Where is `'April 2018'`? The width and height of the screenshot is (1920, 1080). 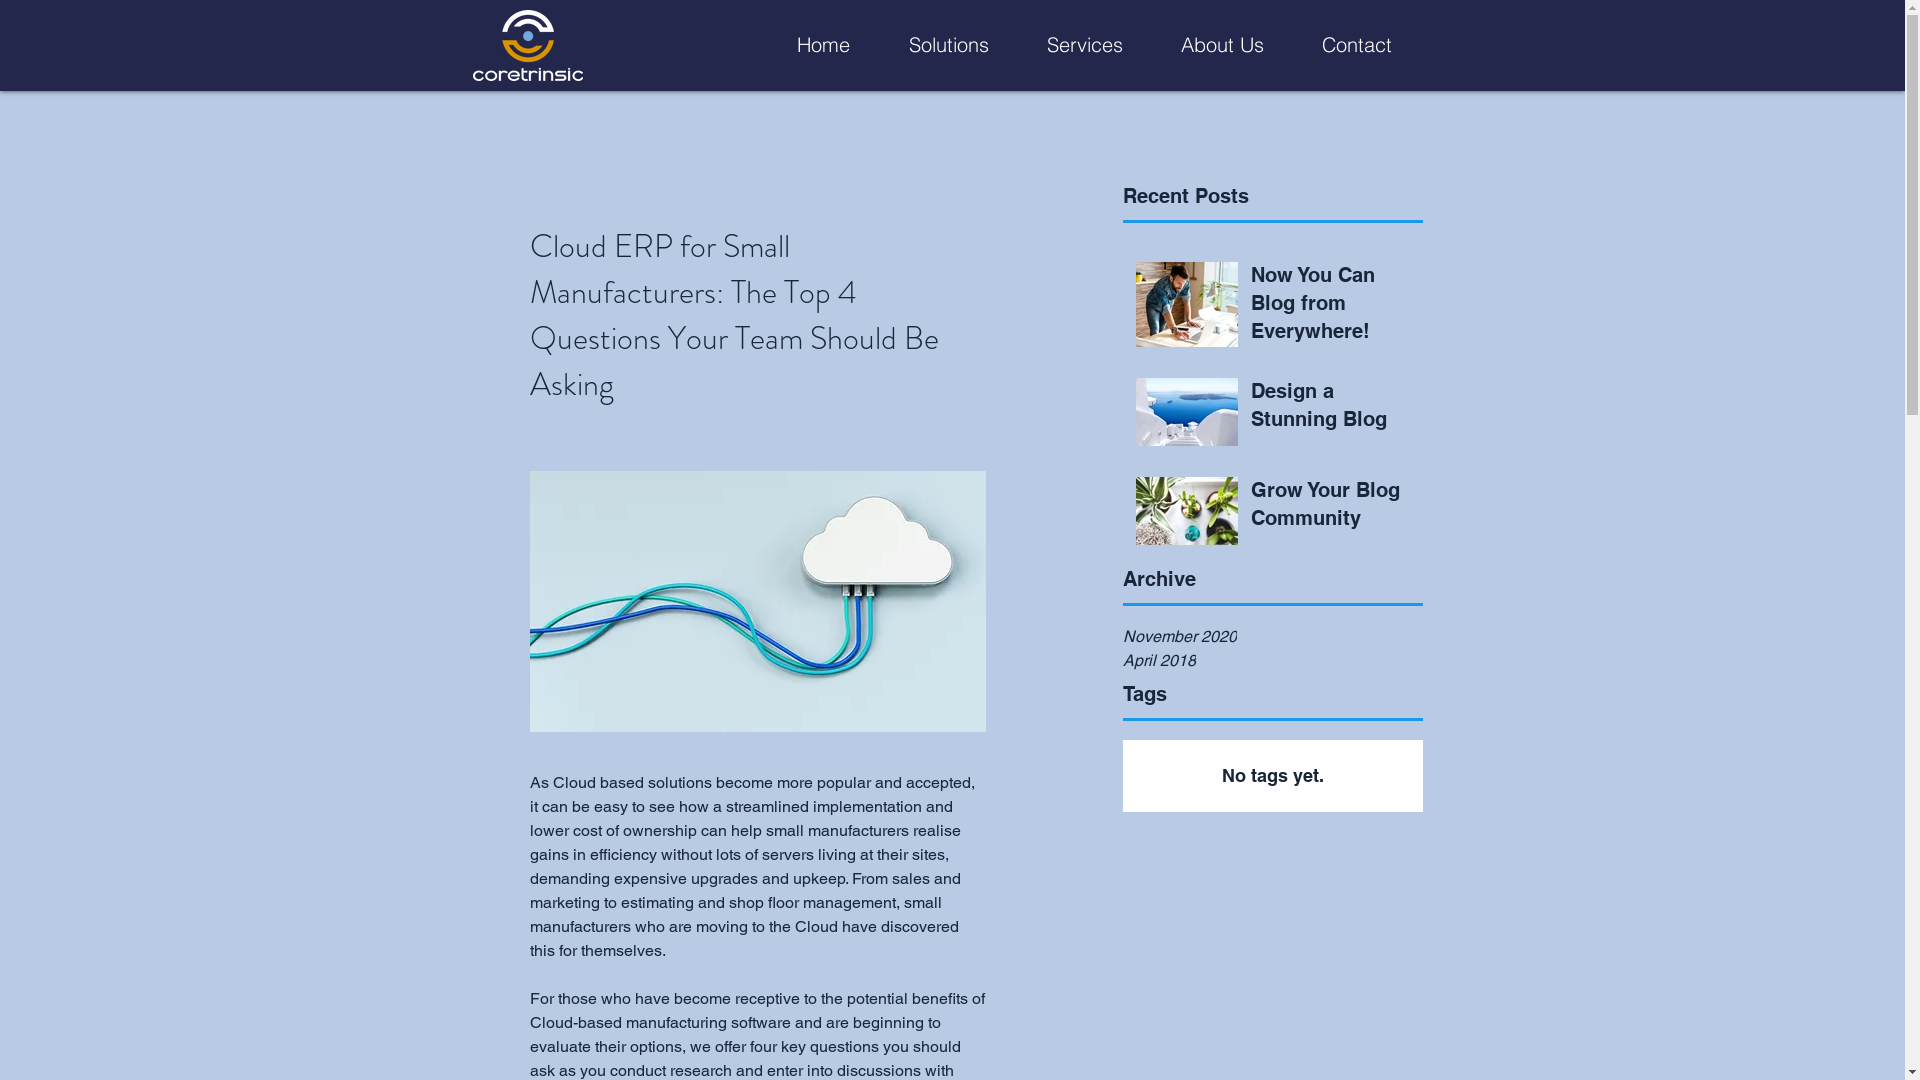
'April 2018' is located at coordinates (1271, 660).